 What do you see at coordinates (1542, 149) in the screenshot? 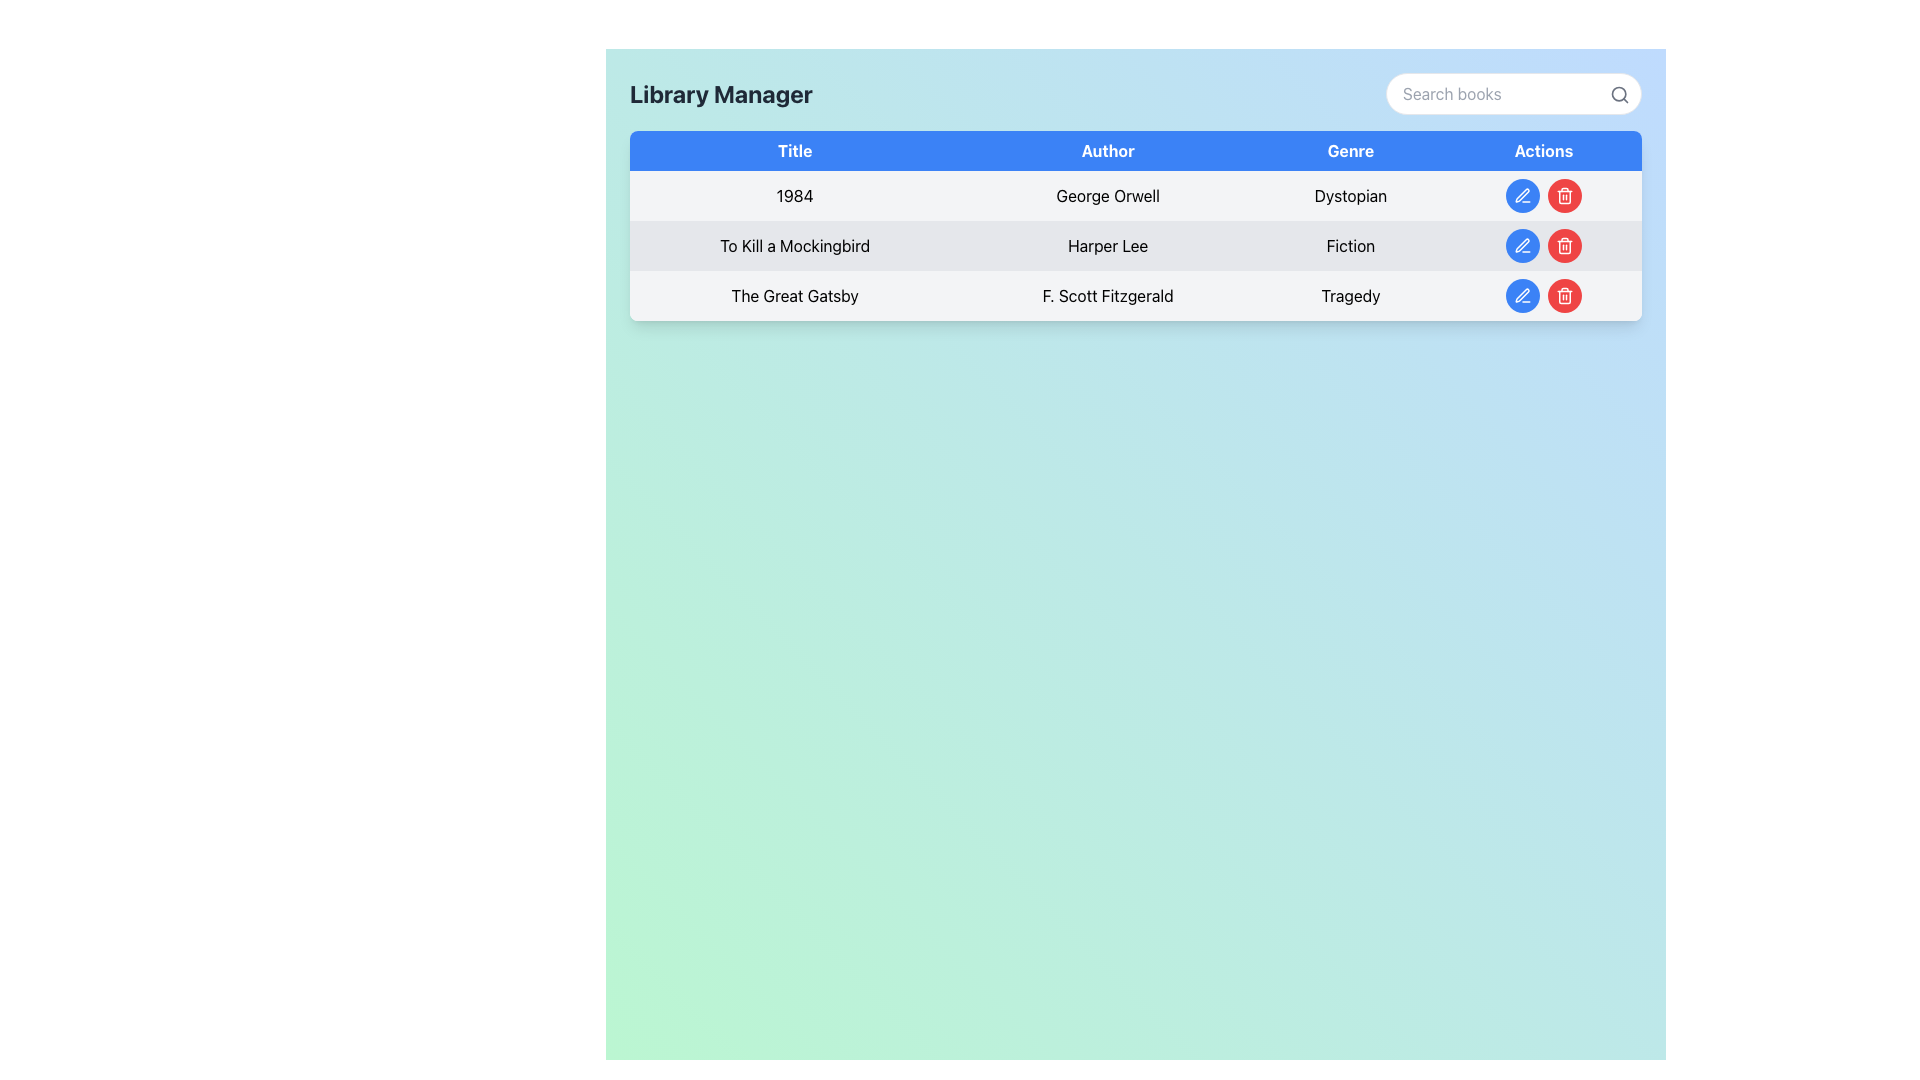
I see `text content of the 'Actions' header cell in the table, which is the fourth header in the row located at the top-right of the table` at bounding box center [1542, 149].